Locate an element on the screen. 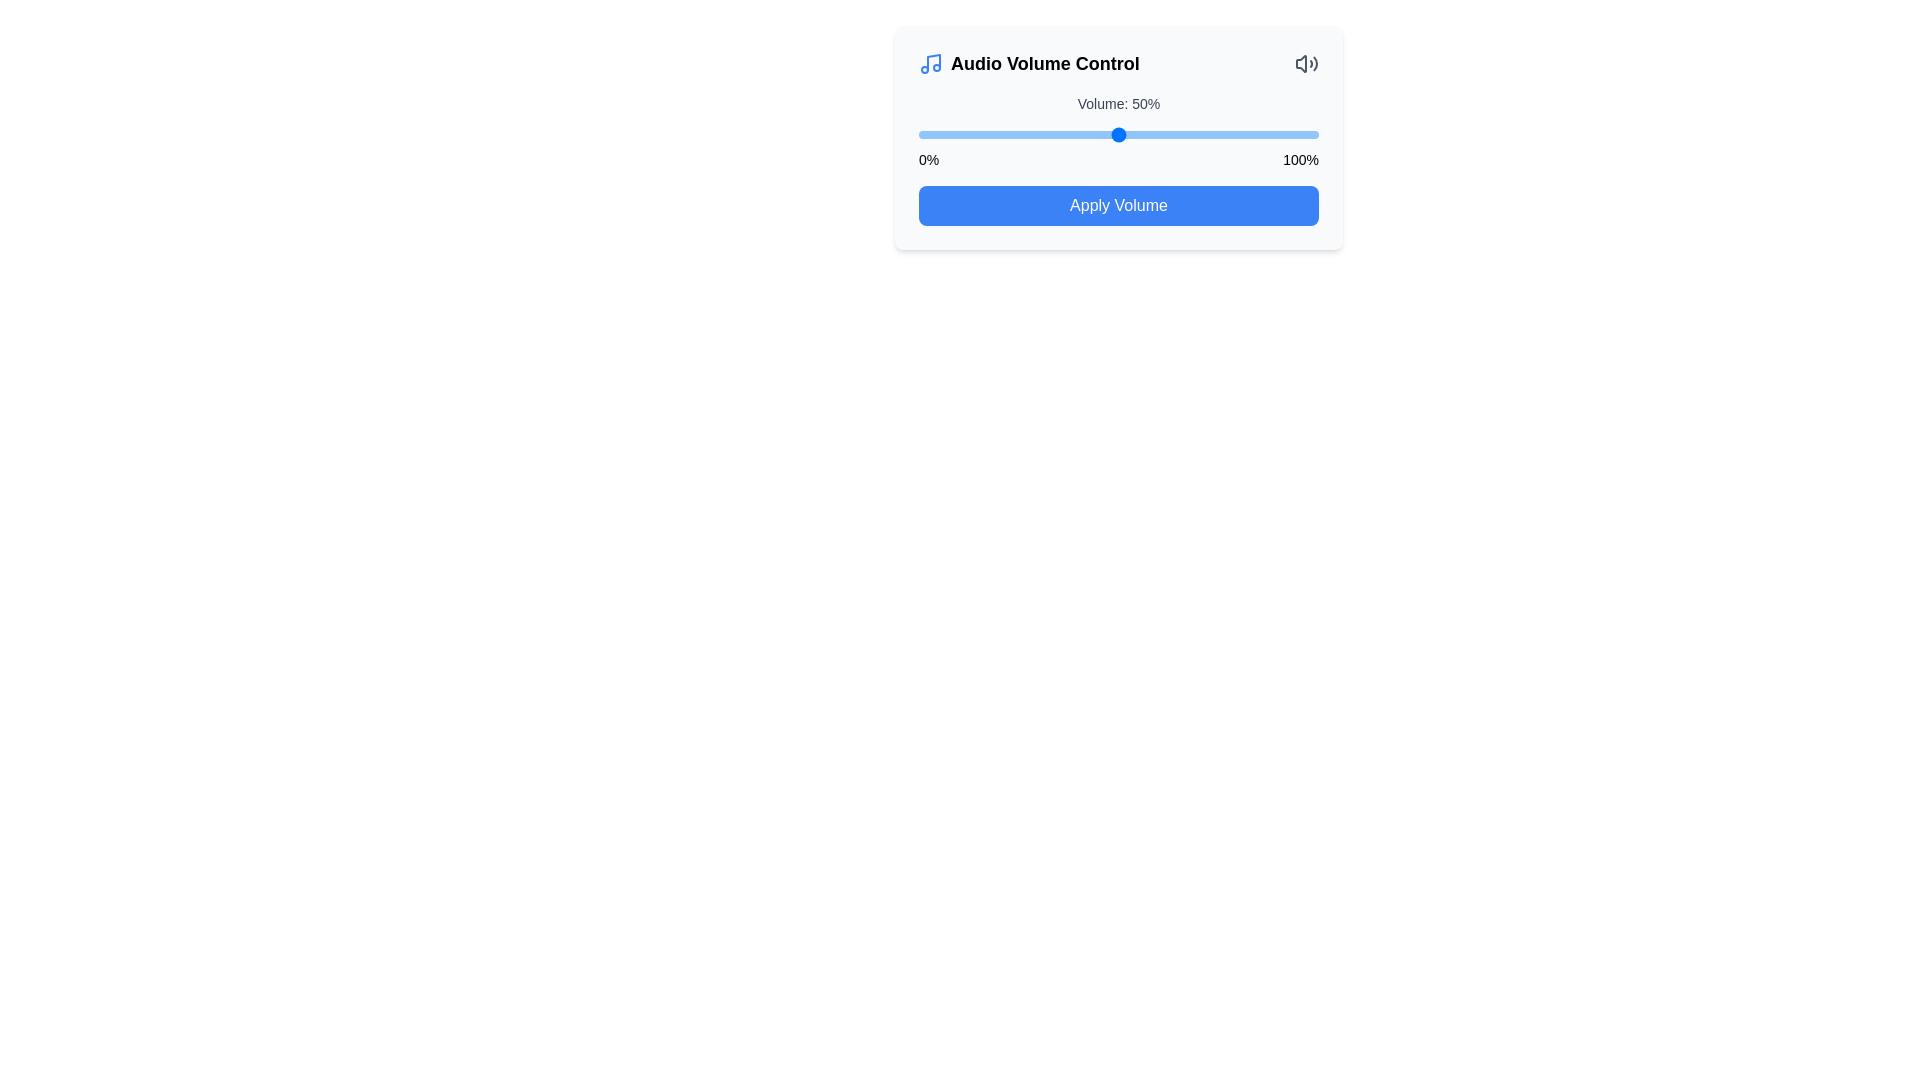 Image resolution: width=1920 pixels, height=1080 pixels. the horizontal slider element labeled 'Volume: 50%' is located at coordinates (1117, 135).